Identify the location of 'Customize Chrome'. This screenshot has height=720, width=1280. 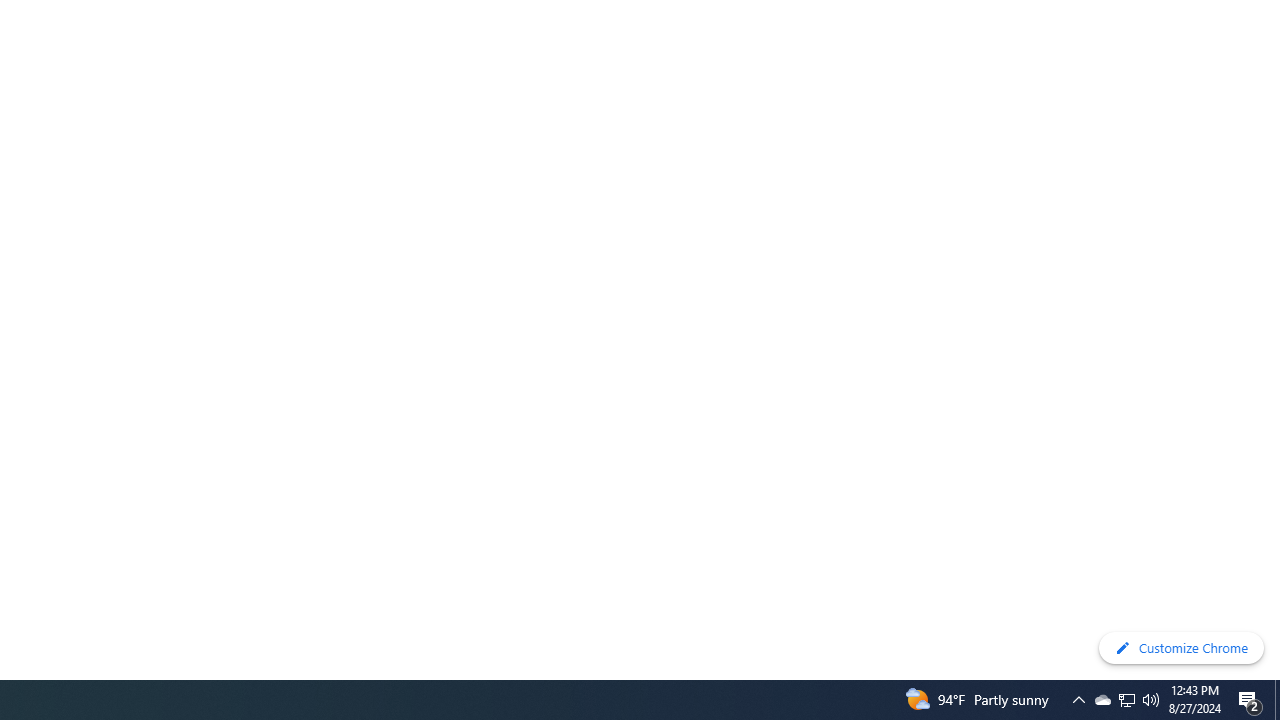
(1181, 648).